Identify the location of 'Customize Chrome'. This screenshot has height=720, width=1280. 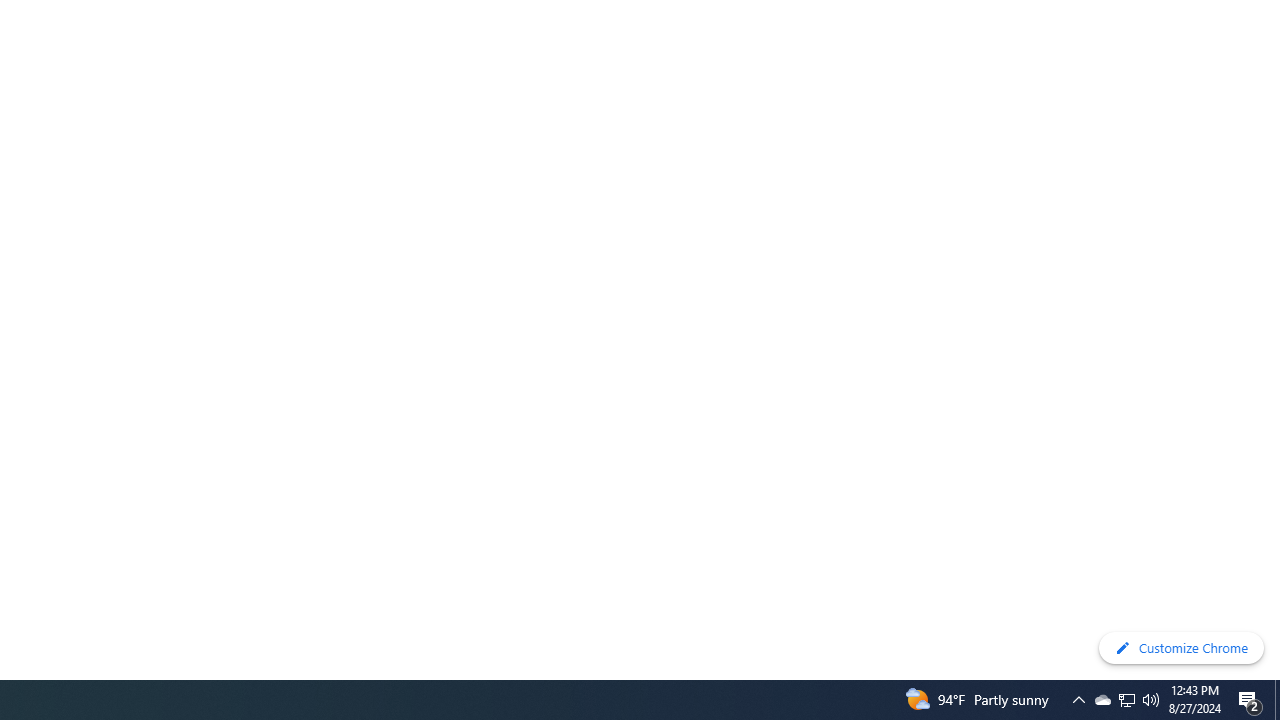
(1181, 648).